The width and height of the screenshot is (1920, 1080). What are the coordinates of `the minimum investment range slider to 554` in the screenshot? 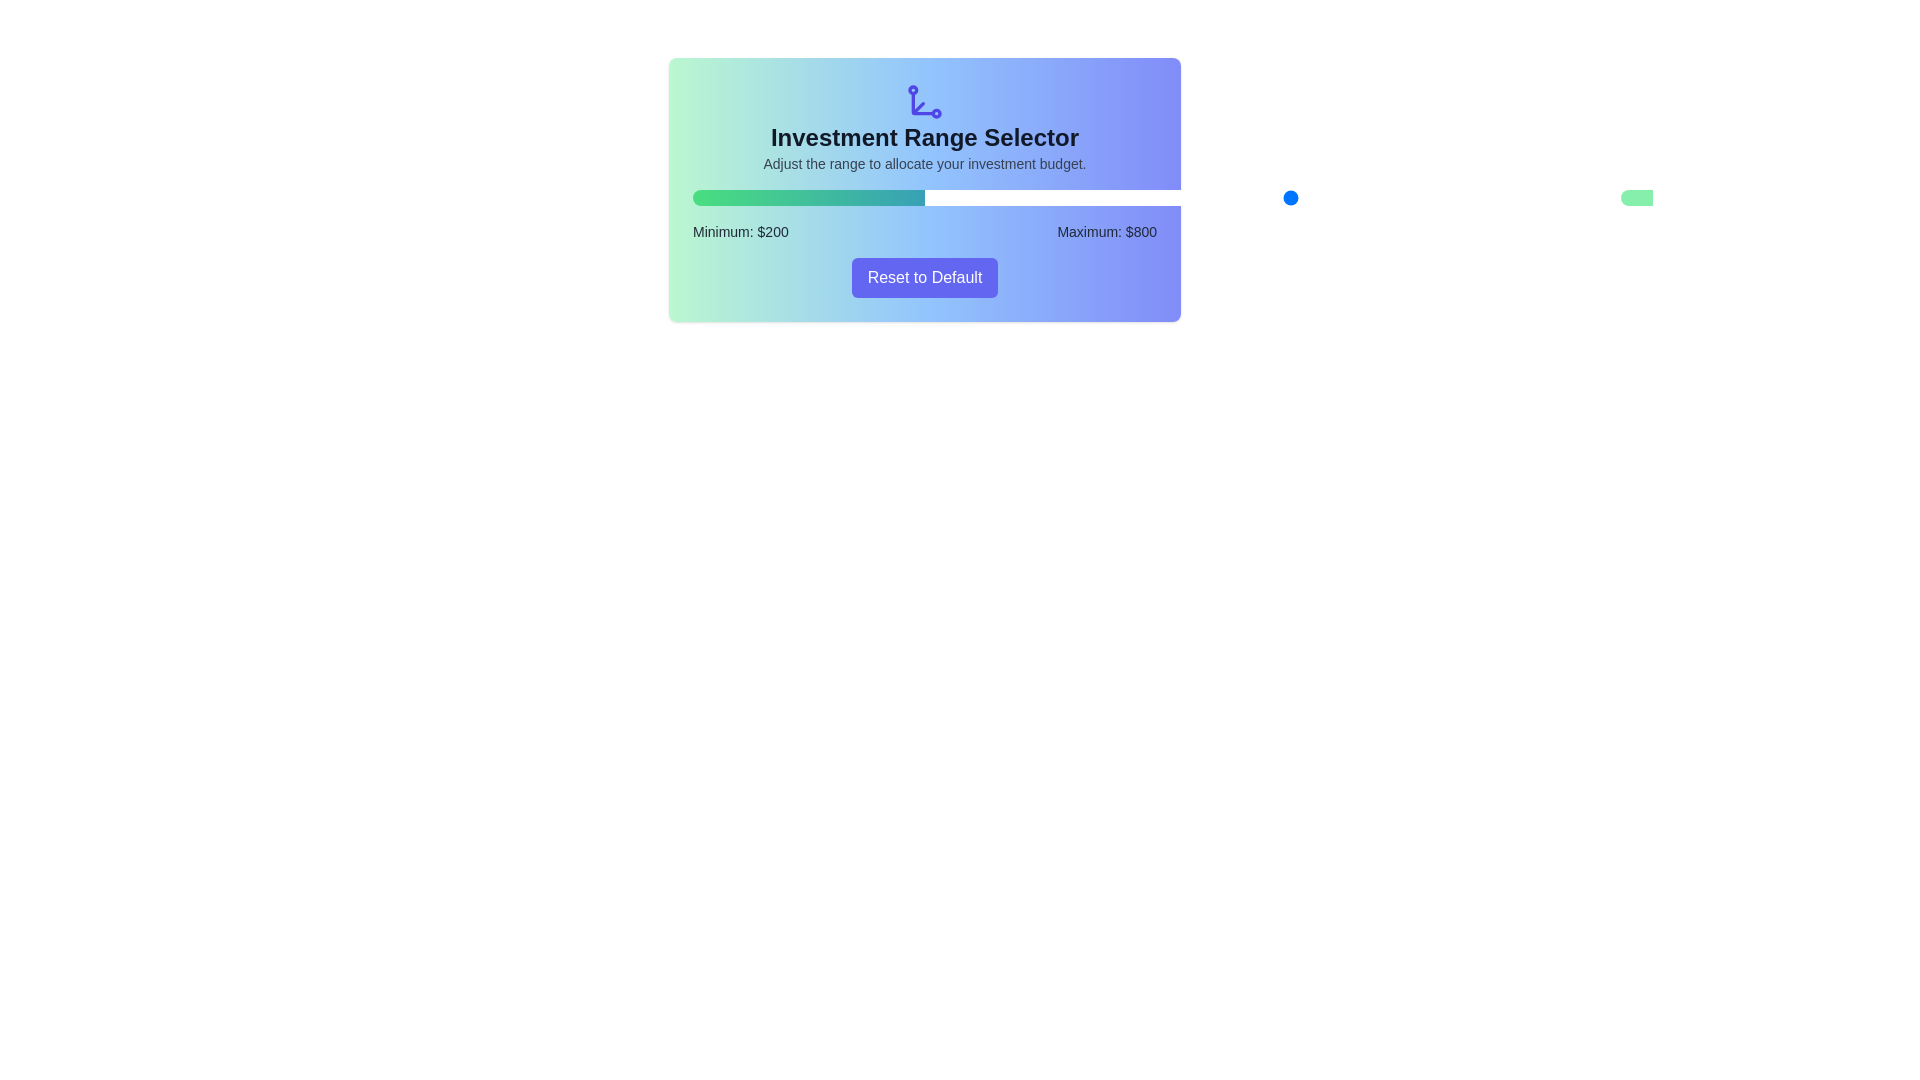 It's located at (1182, 197).